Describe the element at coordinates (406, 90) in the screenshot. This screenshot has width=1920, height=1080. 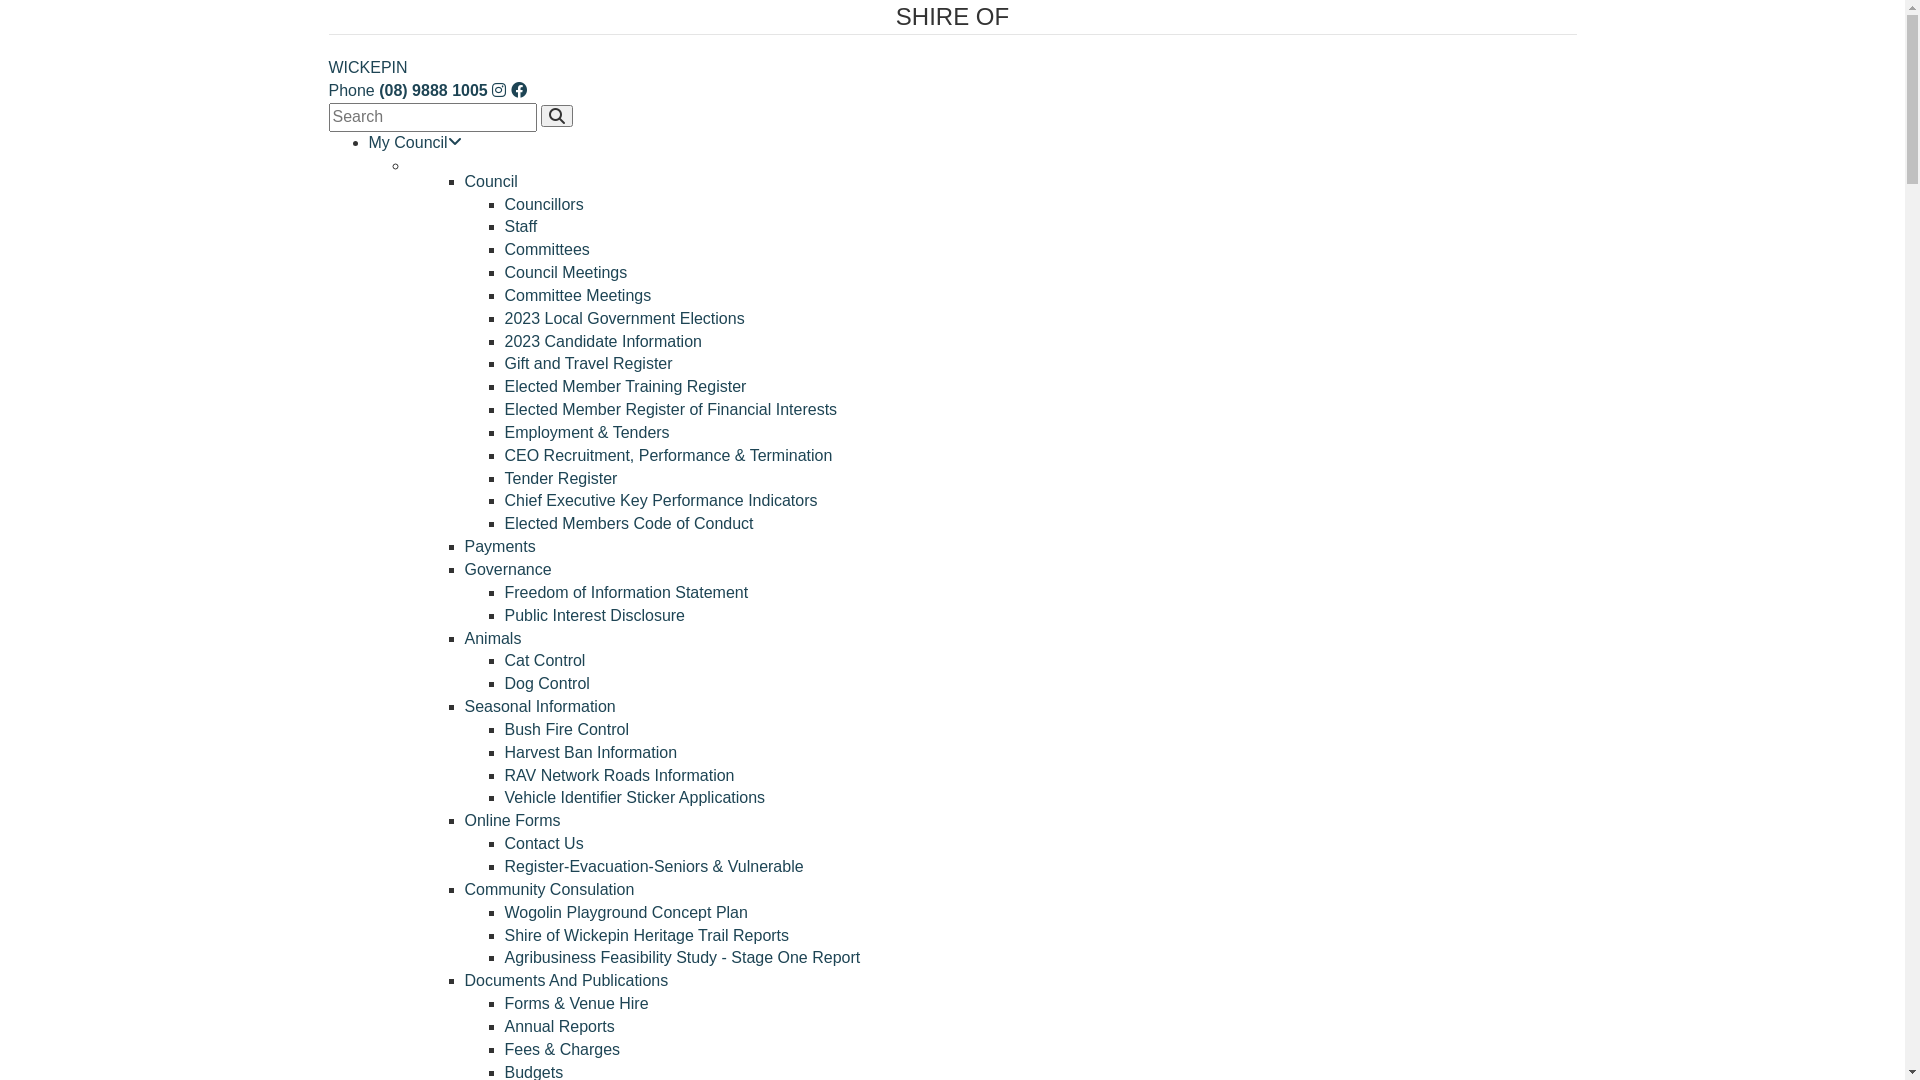
I see `'Phone (08) 9888 1005'` at that location.